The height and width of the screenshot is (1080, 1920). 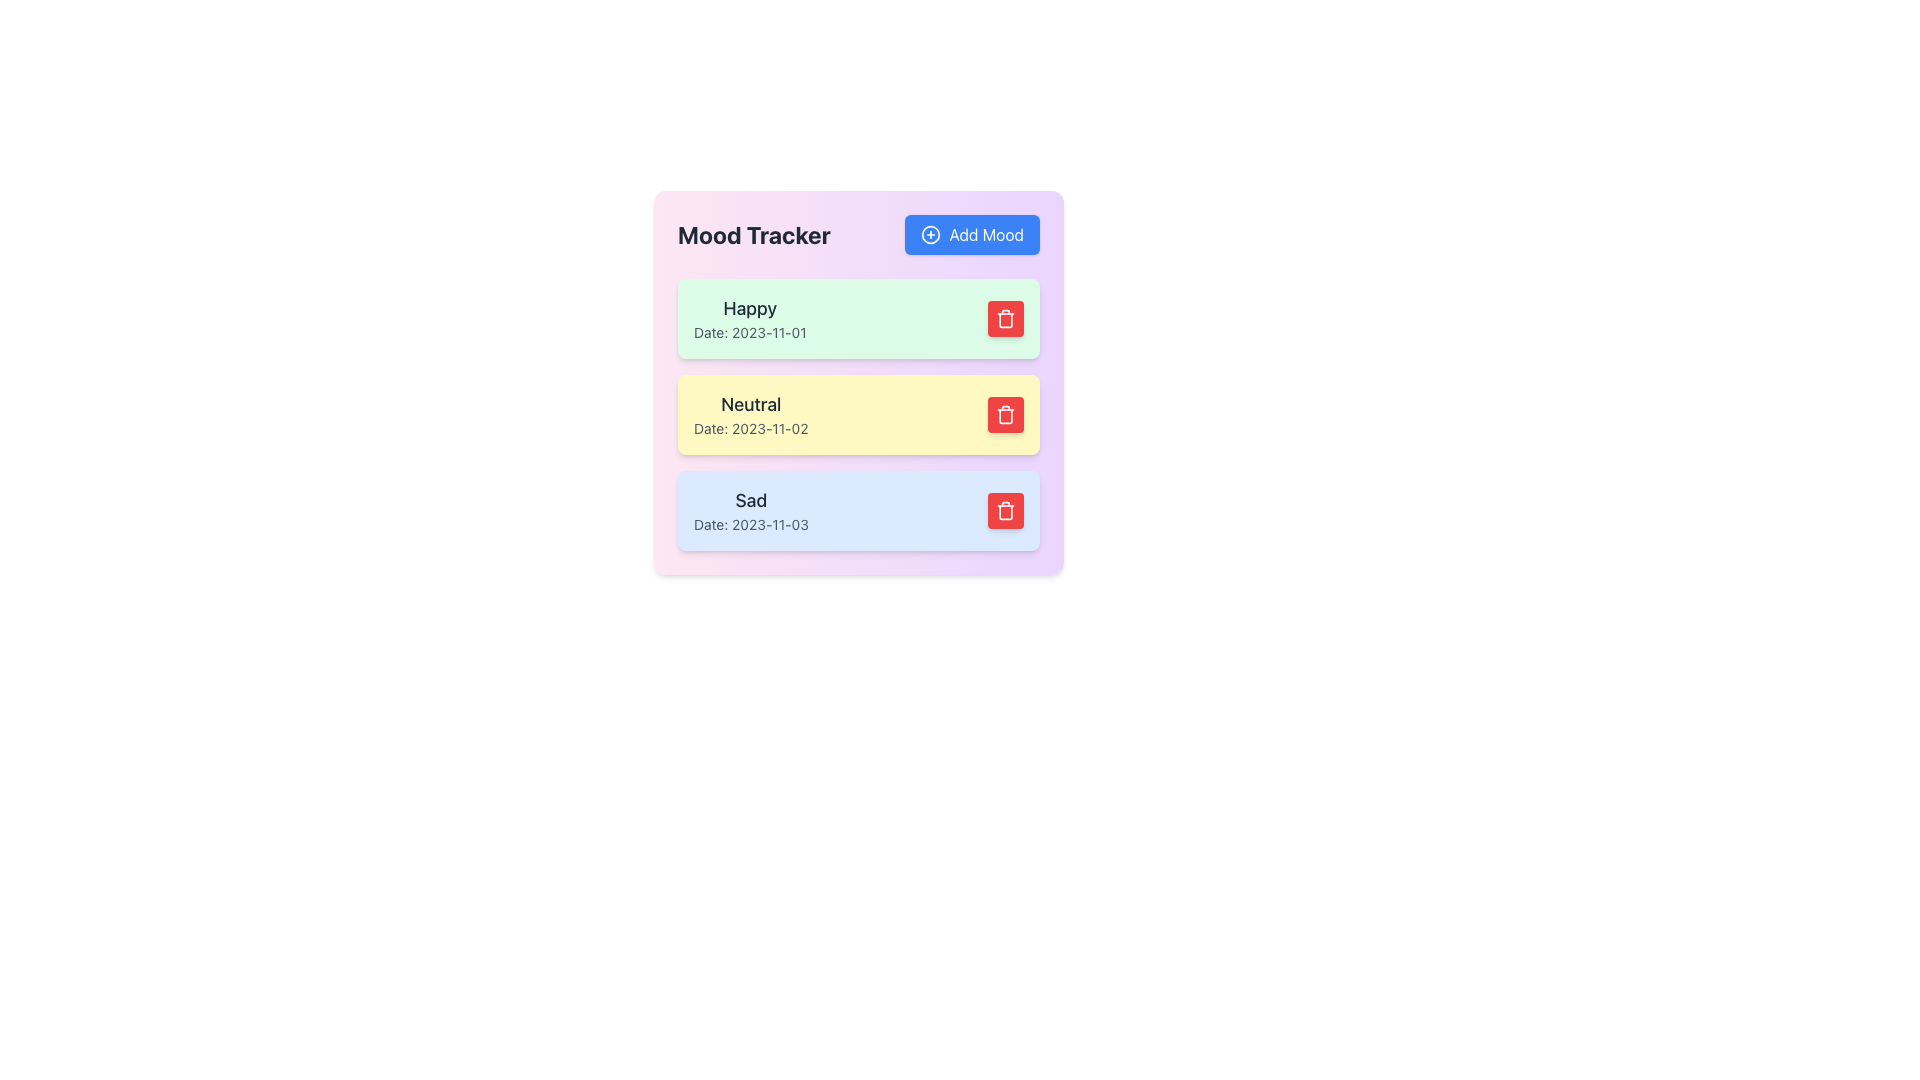 I want to click on the text label displaying the date '2023-11-01', which is located beneath the text 'Happy' in the first entry of the list, so click(x=749, y=331).